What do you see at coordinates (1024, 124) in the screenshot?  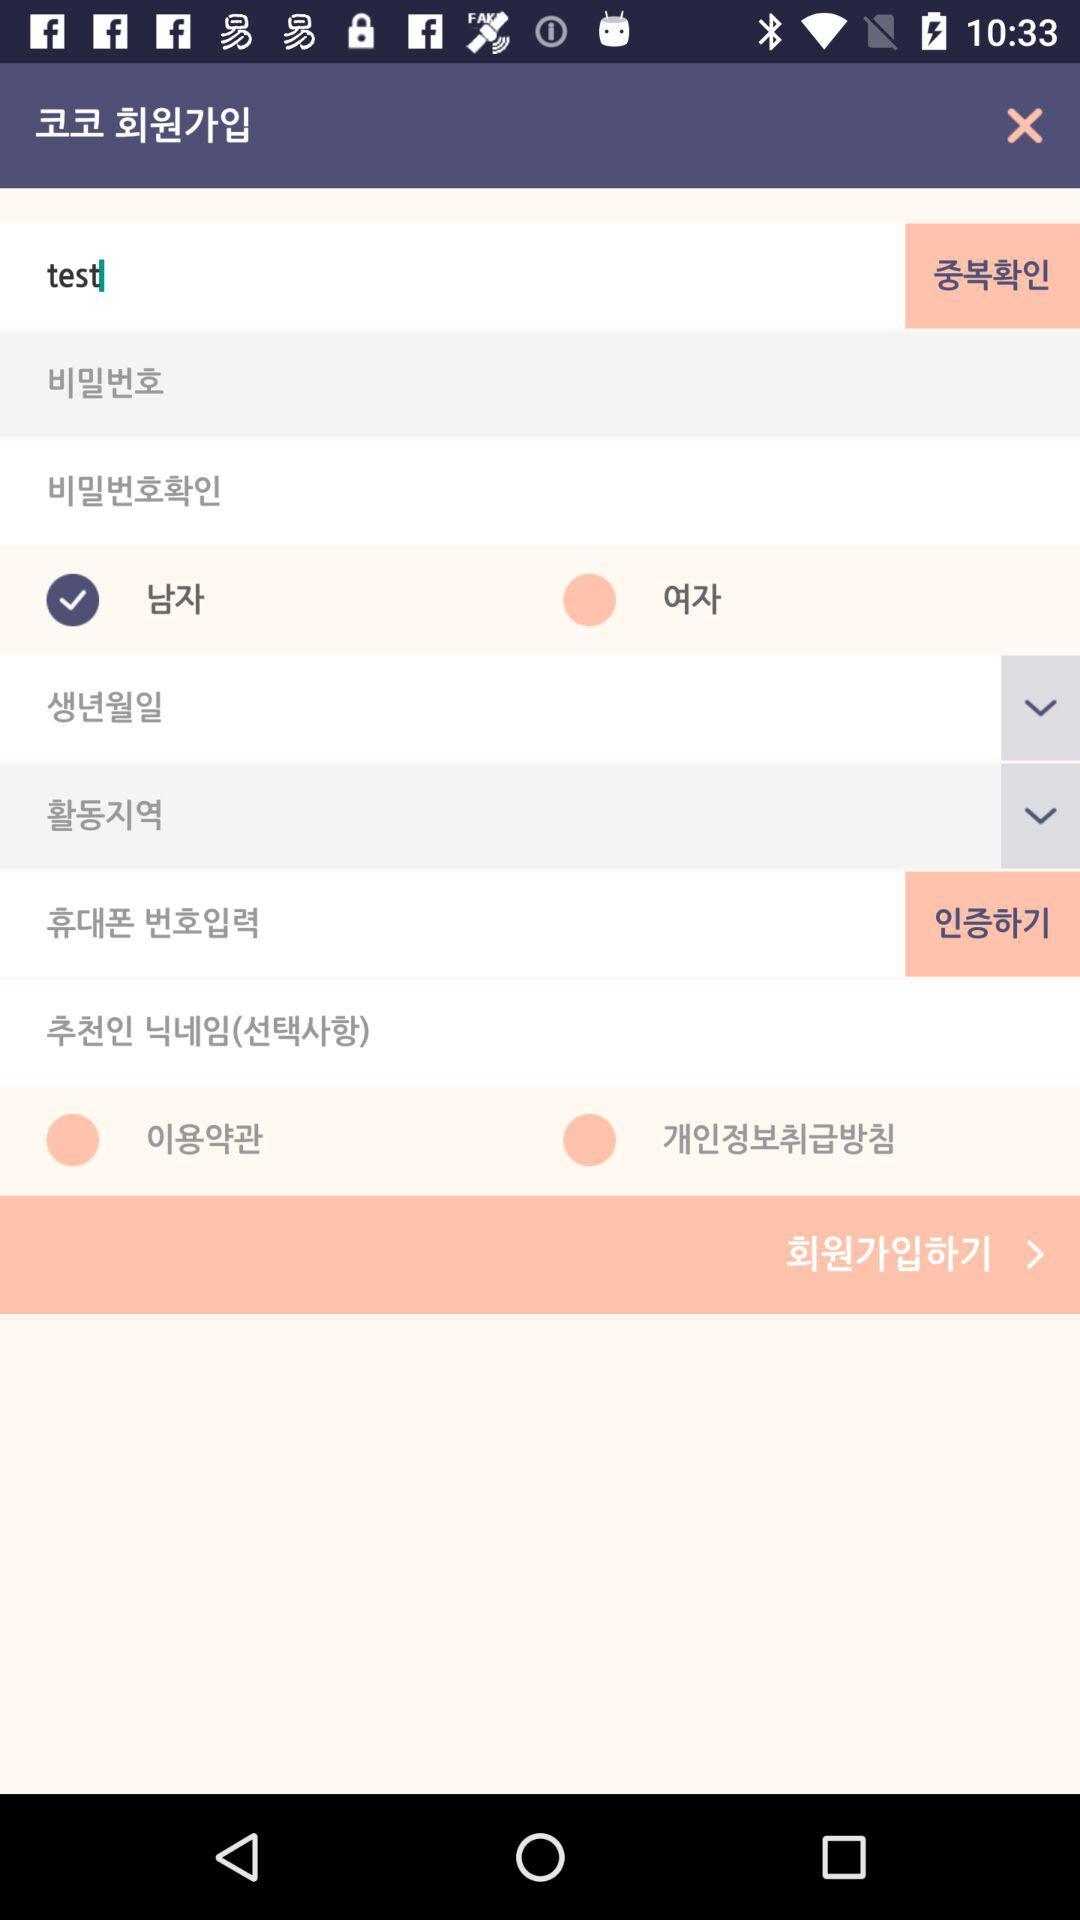 I see `the close icon` at bounding box center [1024, 124].